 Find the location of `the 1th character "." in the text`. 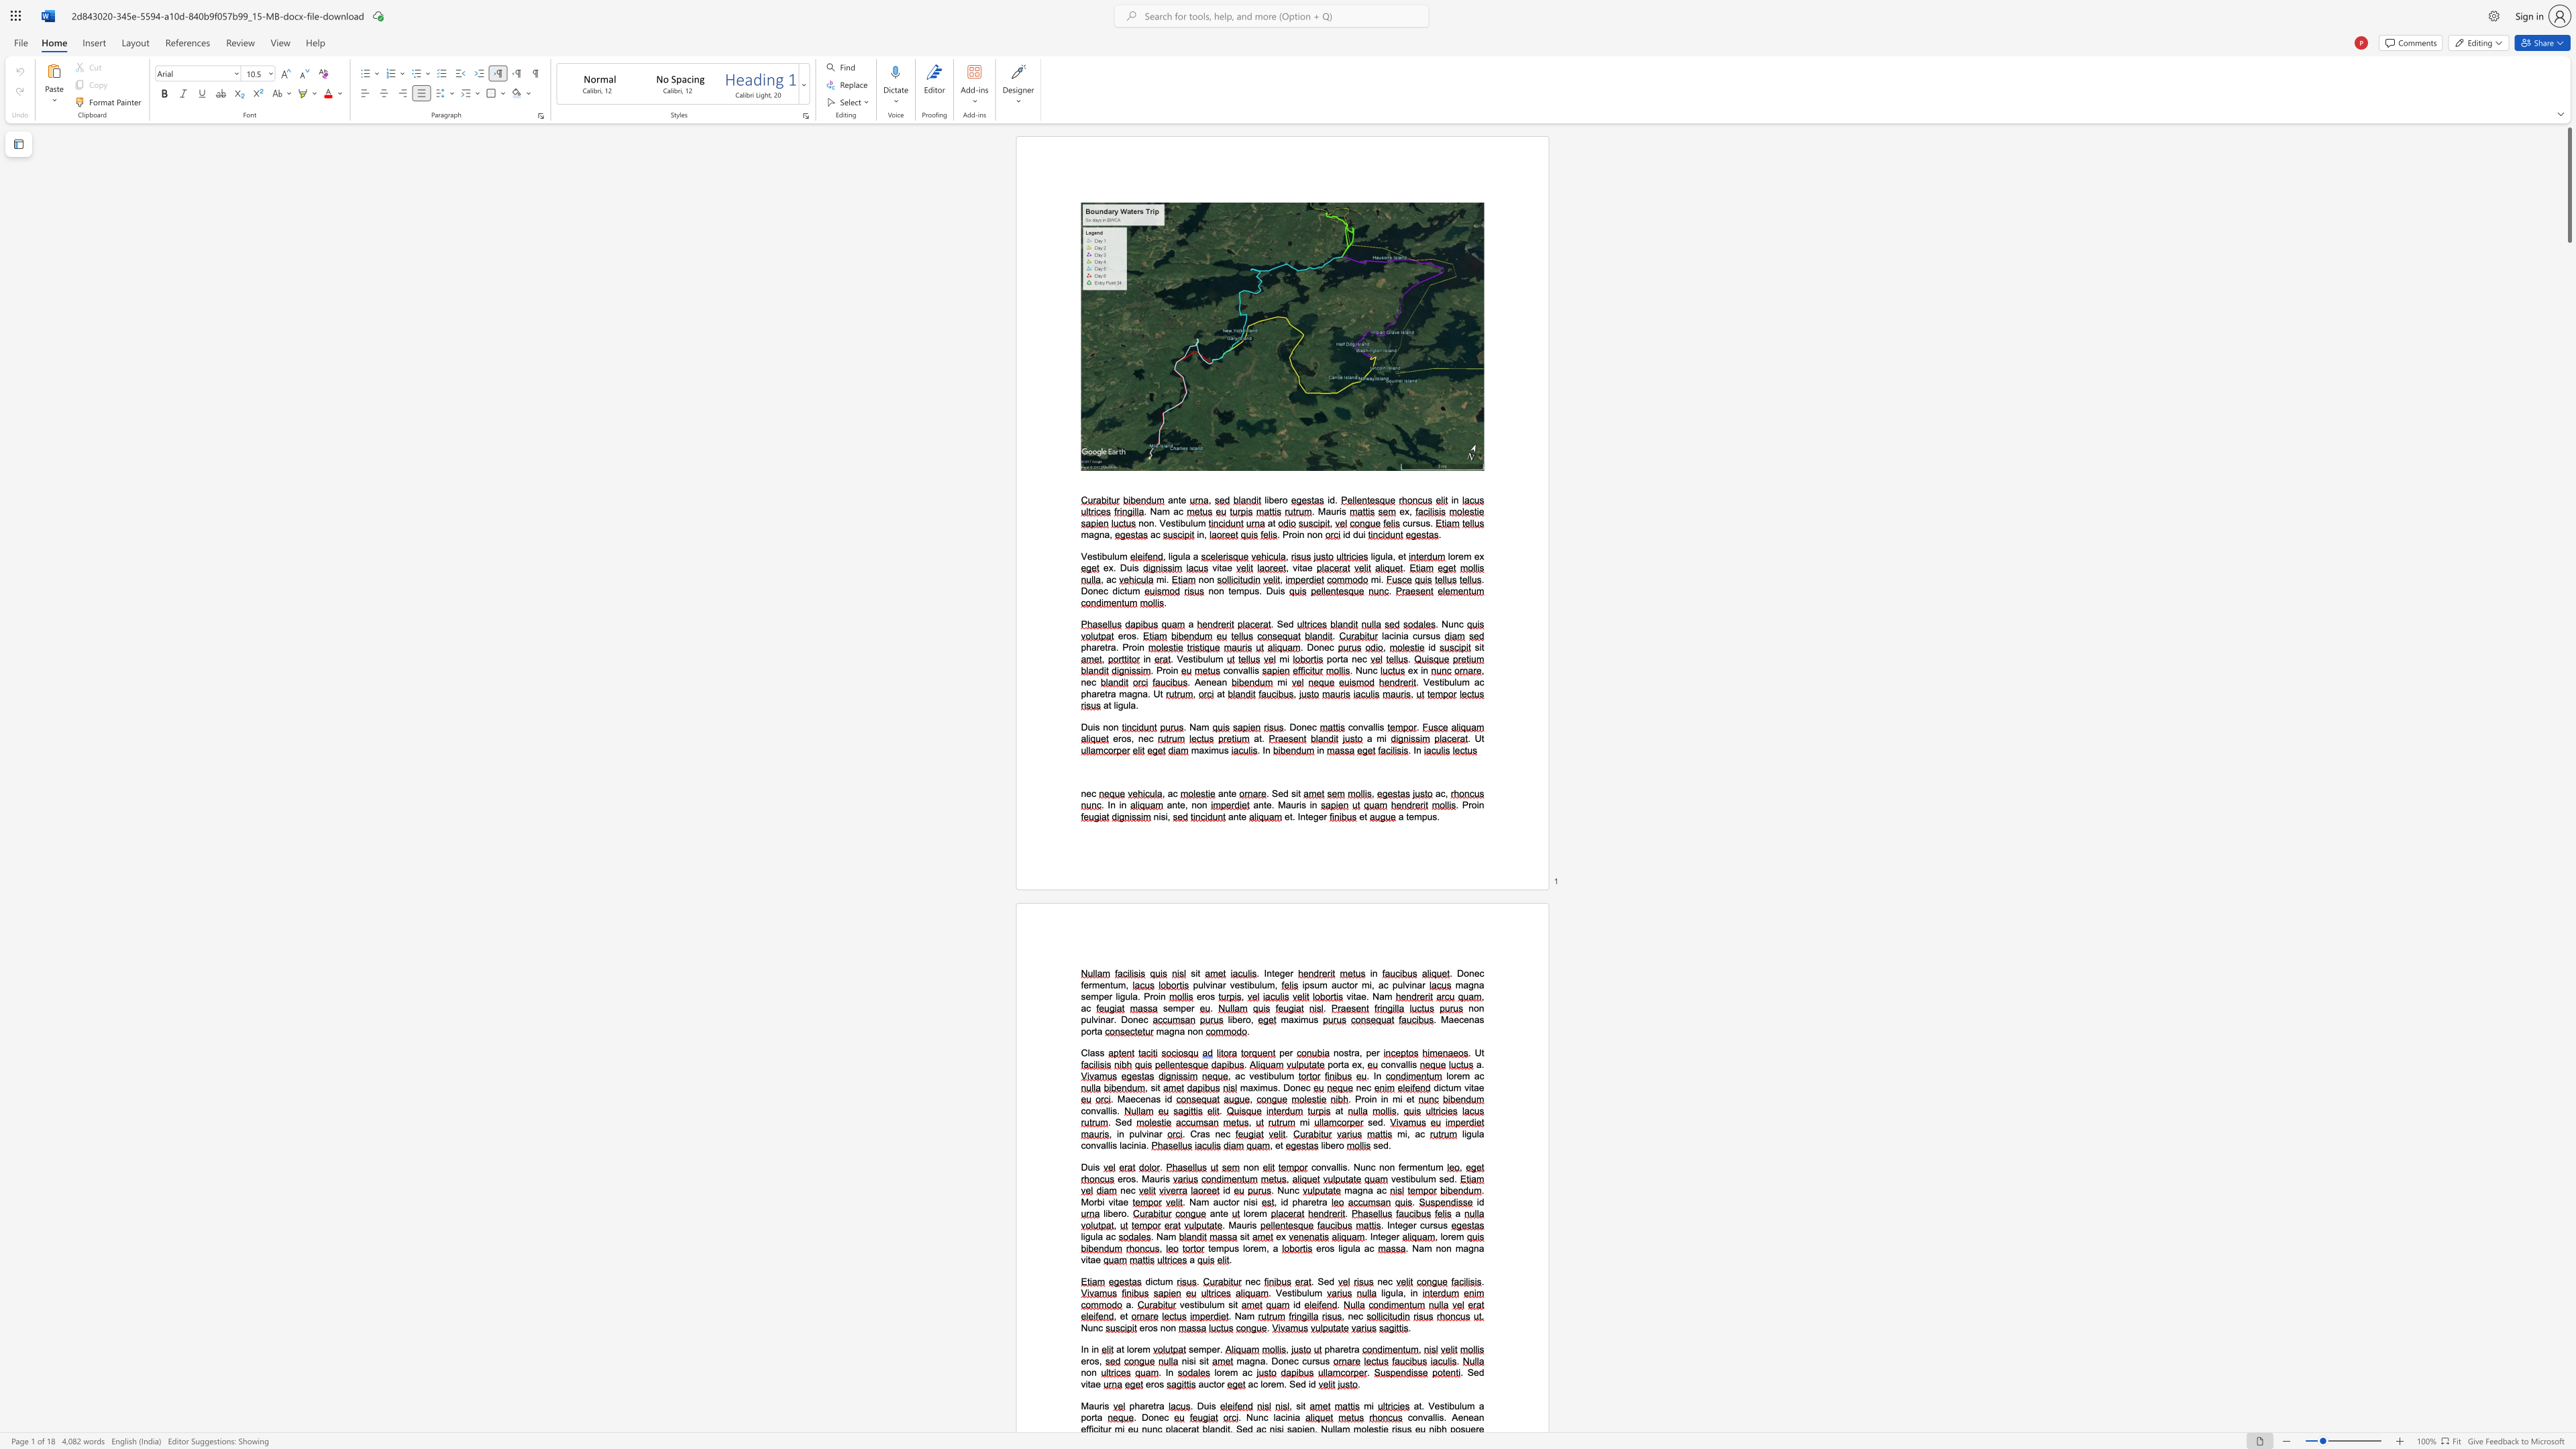

the 1th character "." in the text is located at coordinates (1481, 1189).